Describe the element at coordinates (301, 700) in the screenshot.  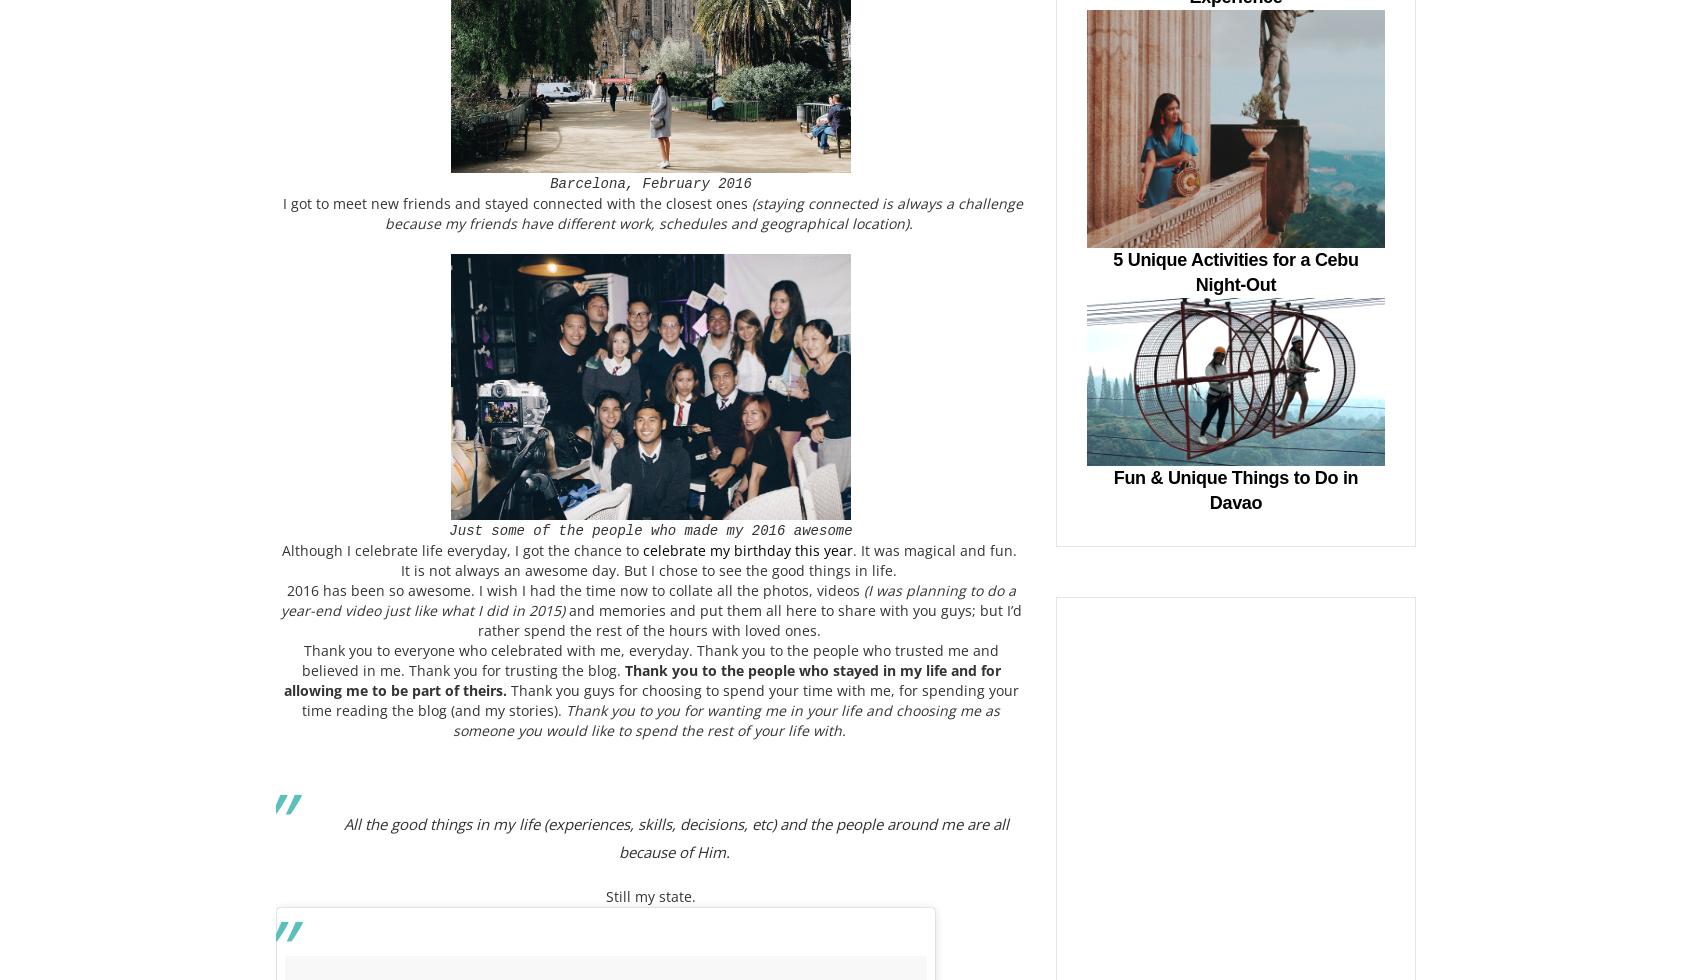
I see `'Thank you guys for choosing to spend your time with me, for spending your time reading the blog (and my stories).'` at that location.